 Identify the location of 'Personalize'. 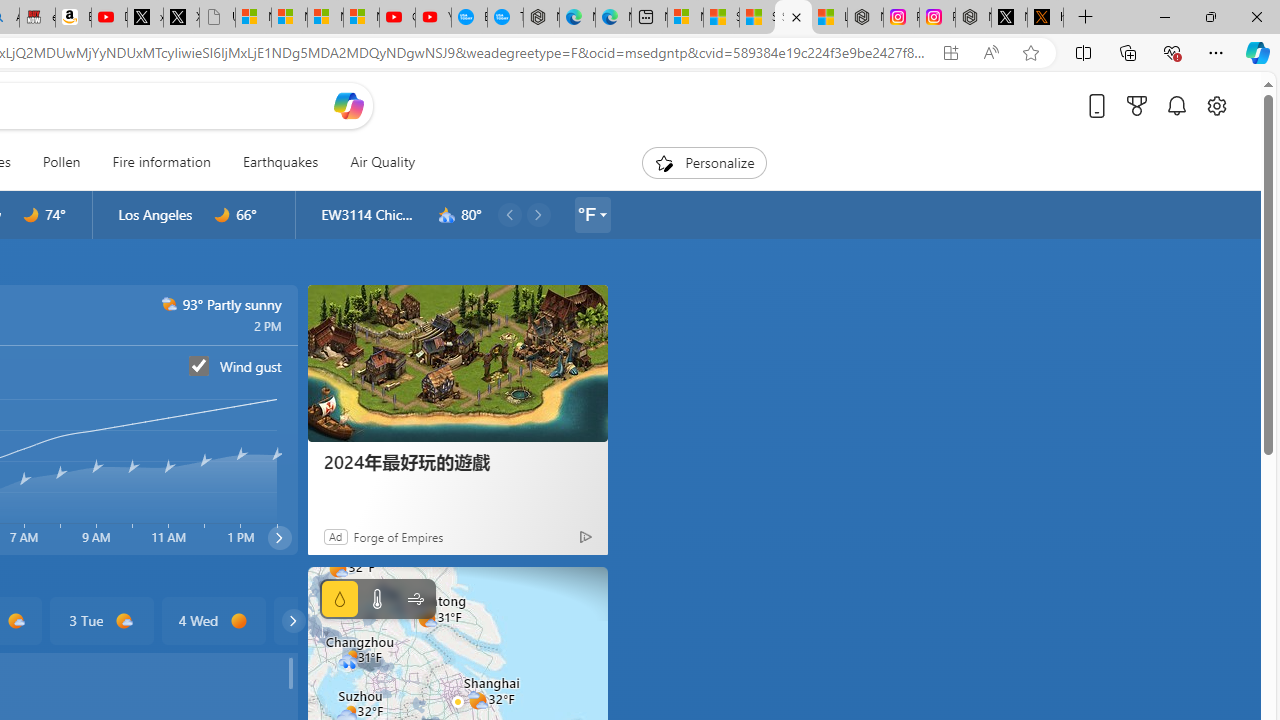
(704, 162).